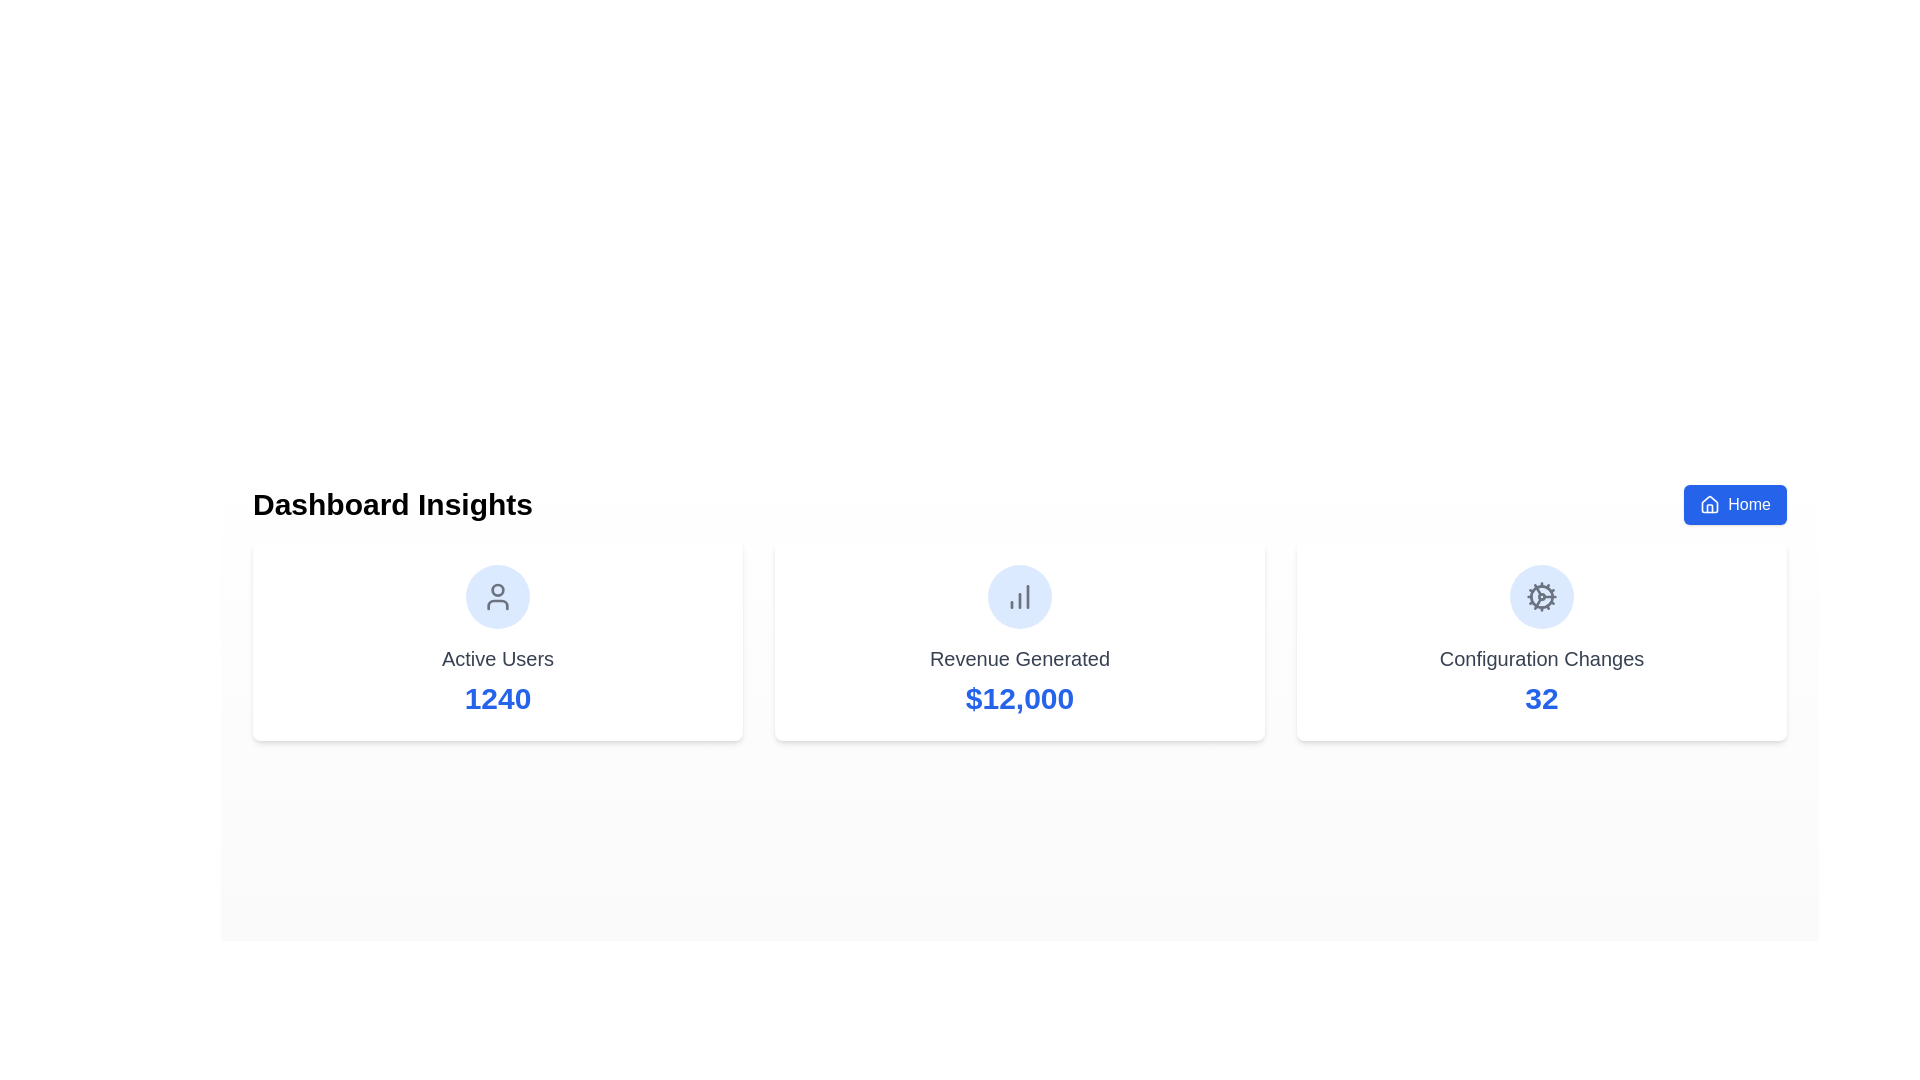 The width and height of the screenshot is (1920, 1080). Describe the element at coordinates (498, 596) in the screenshot. I see `the 'Active Users' icon located in the first card, centered above the text 'Active Users' and the number '1240'` at that location.